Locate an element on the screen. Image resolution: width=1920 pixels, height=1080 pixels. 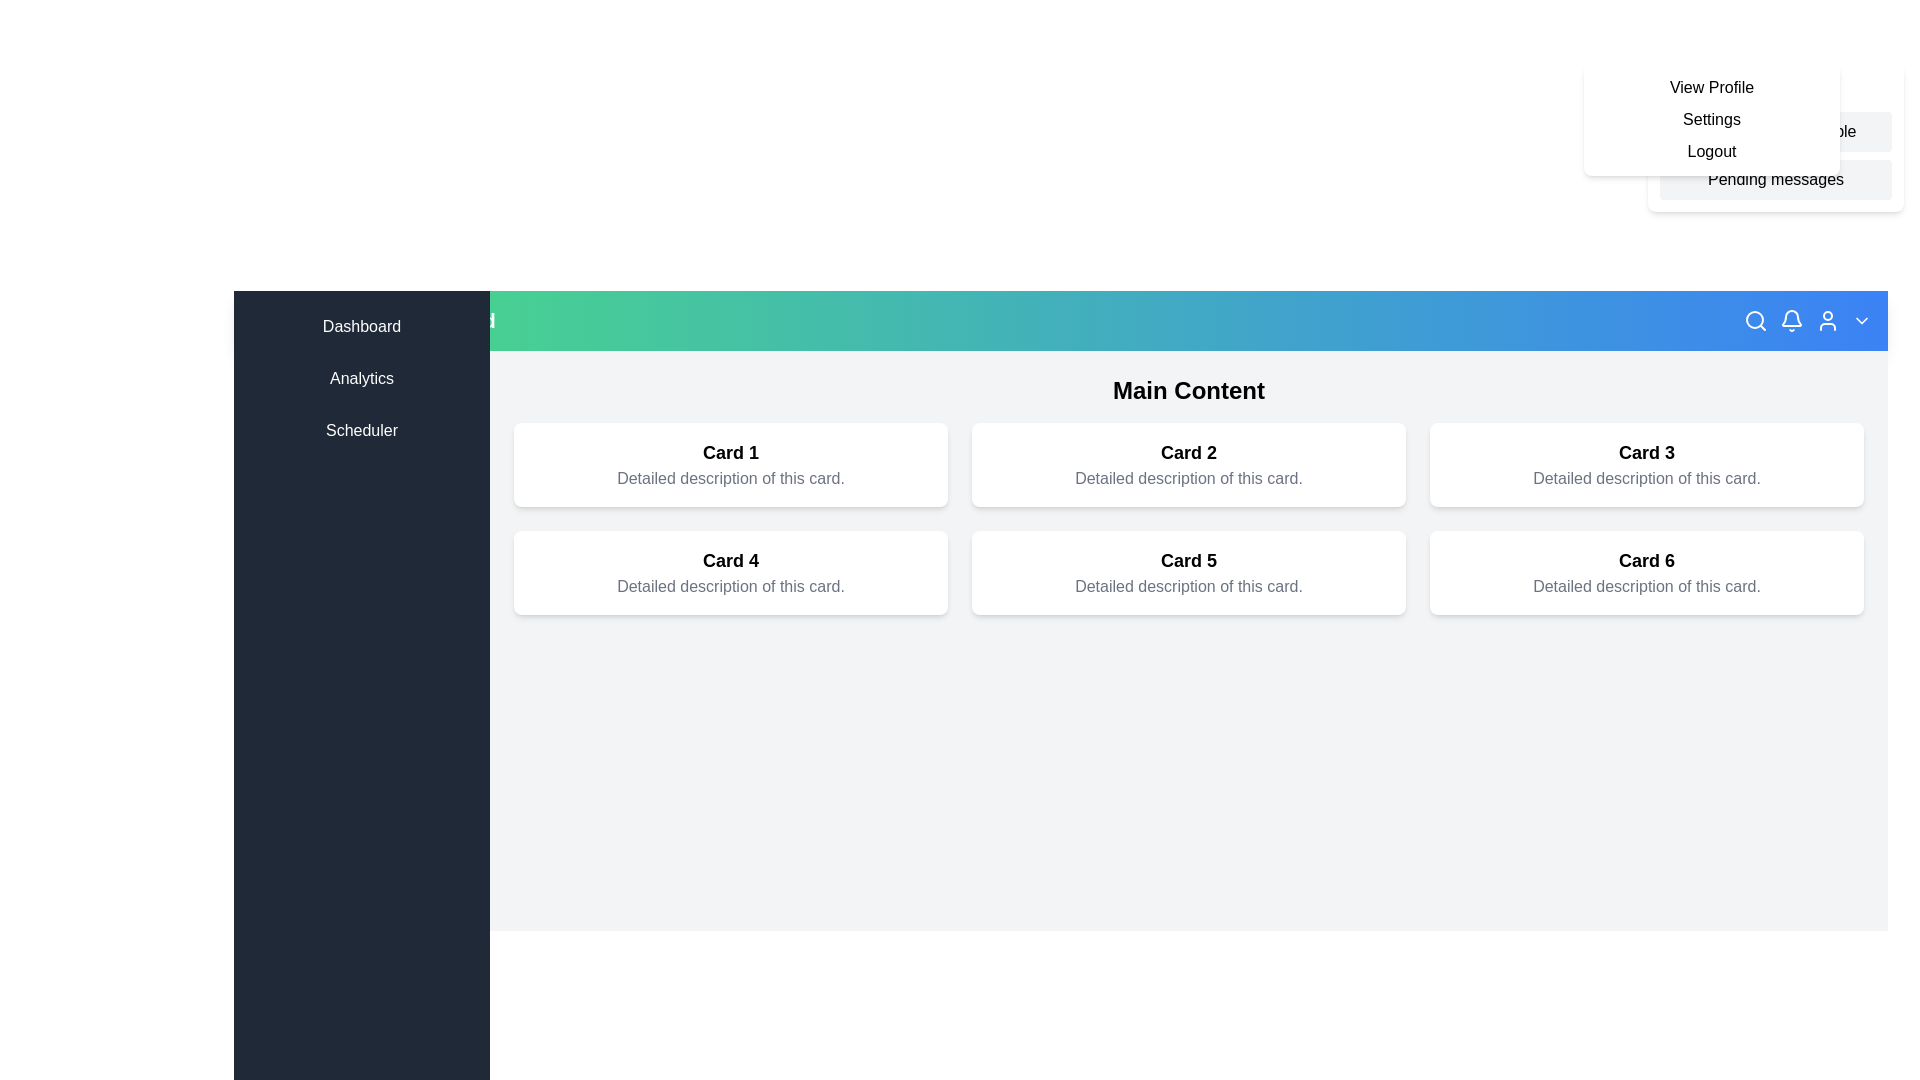
text label 'Card 1' which is a bold heading displayed in a larger font size, centrally aligned within the first card of a grid layout is located at coordinates (729, 452).